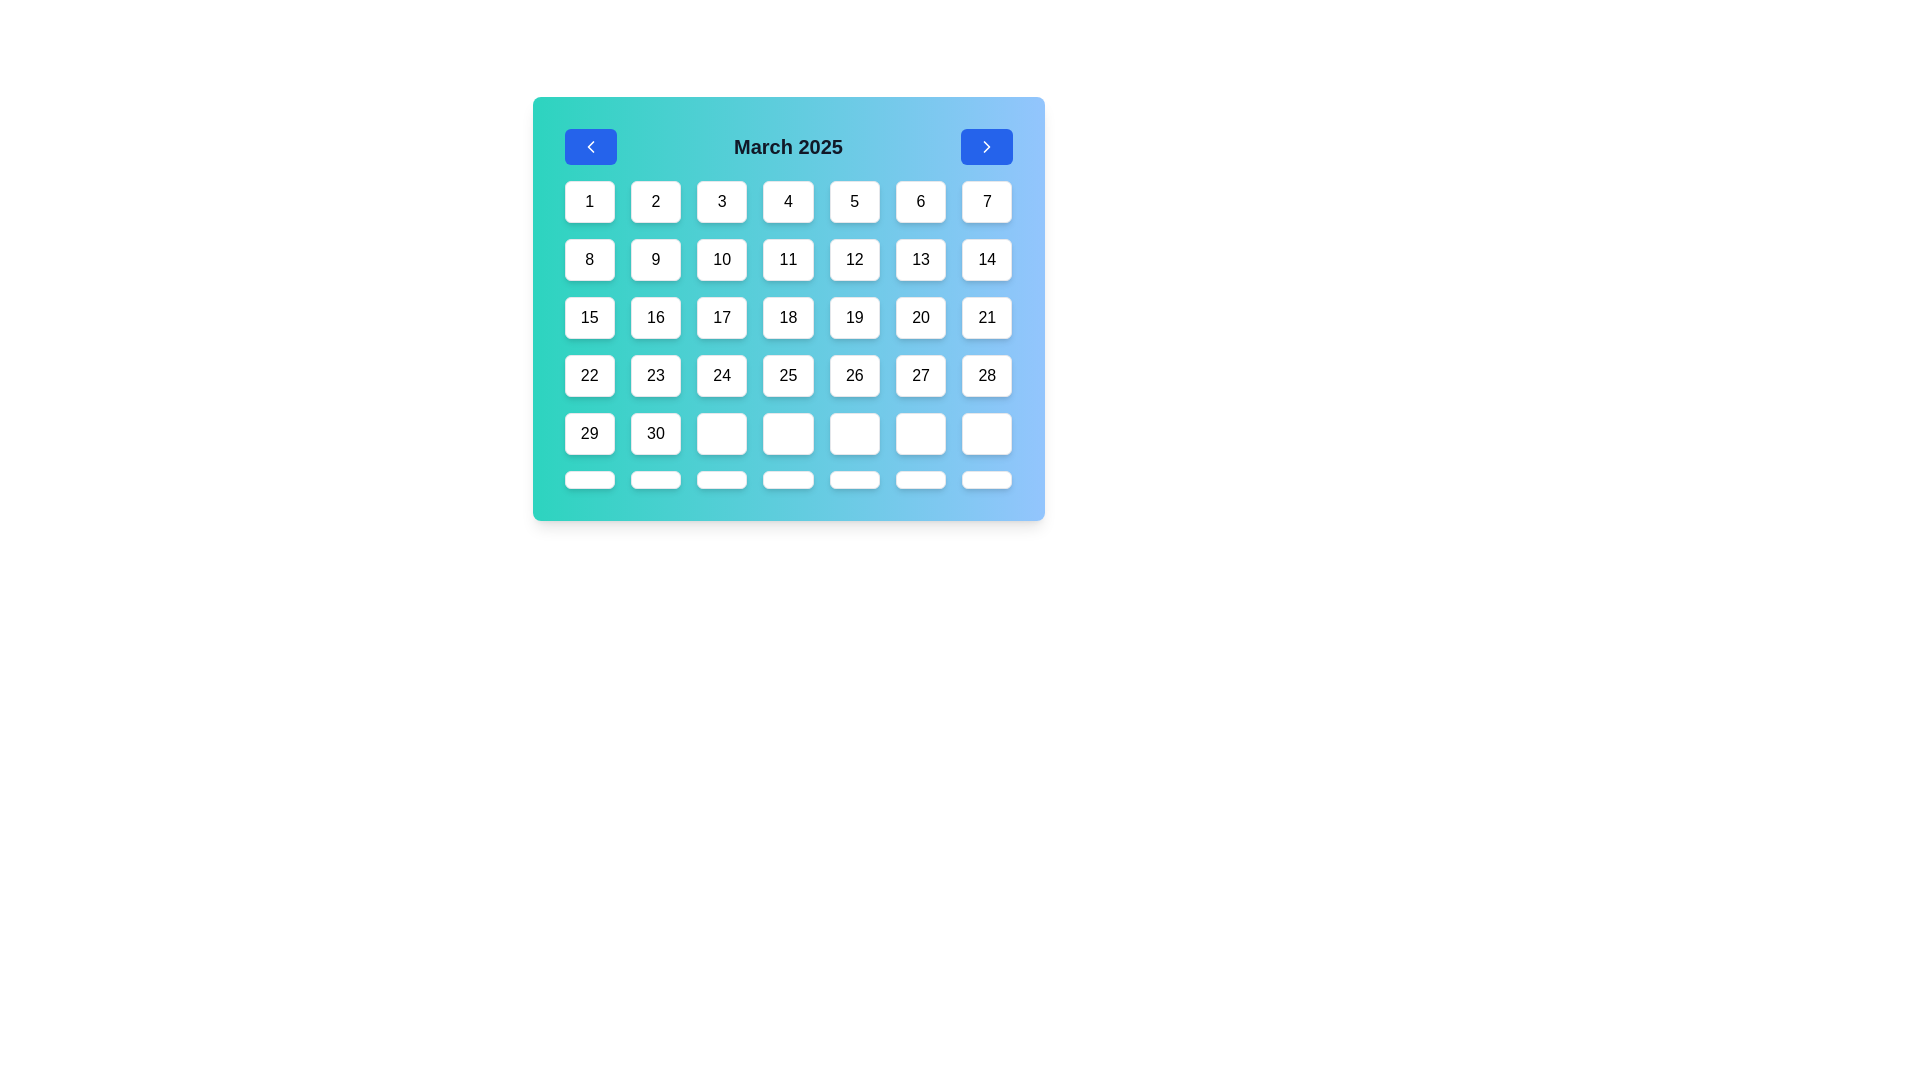 This screenshot has height=1080, width=1920. Describe the element at coordinates (854, 433) in the screenshot. I see `the empty button located in the fifth column of the fifth row in a grid, which serves as a placeholder in a calendar interface` at that location.